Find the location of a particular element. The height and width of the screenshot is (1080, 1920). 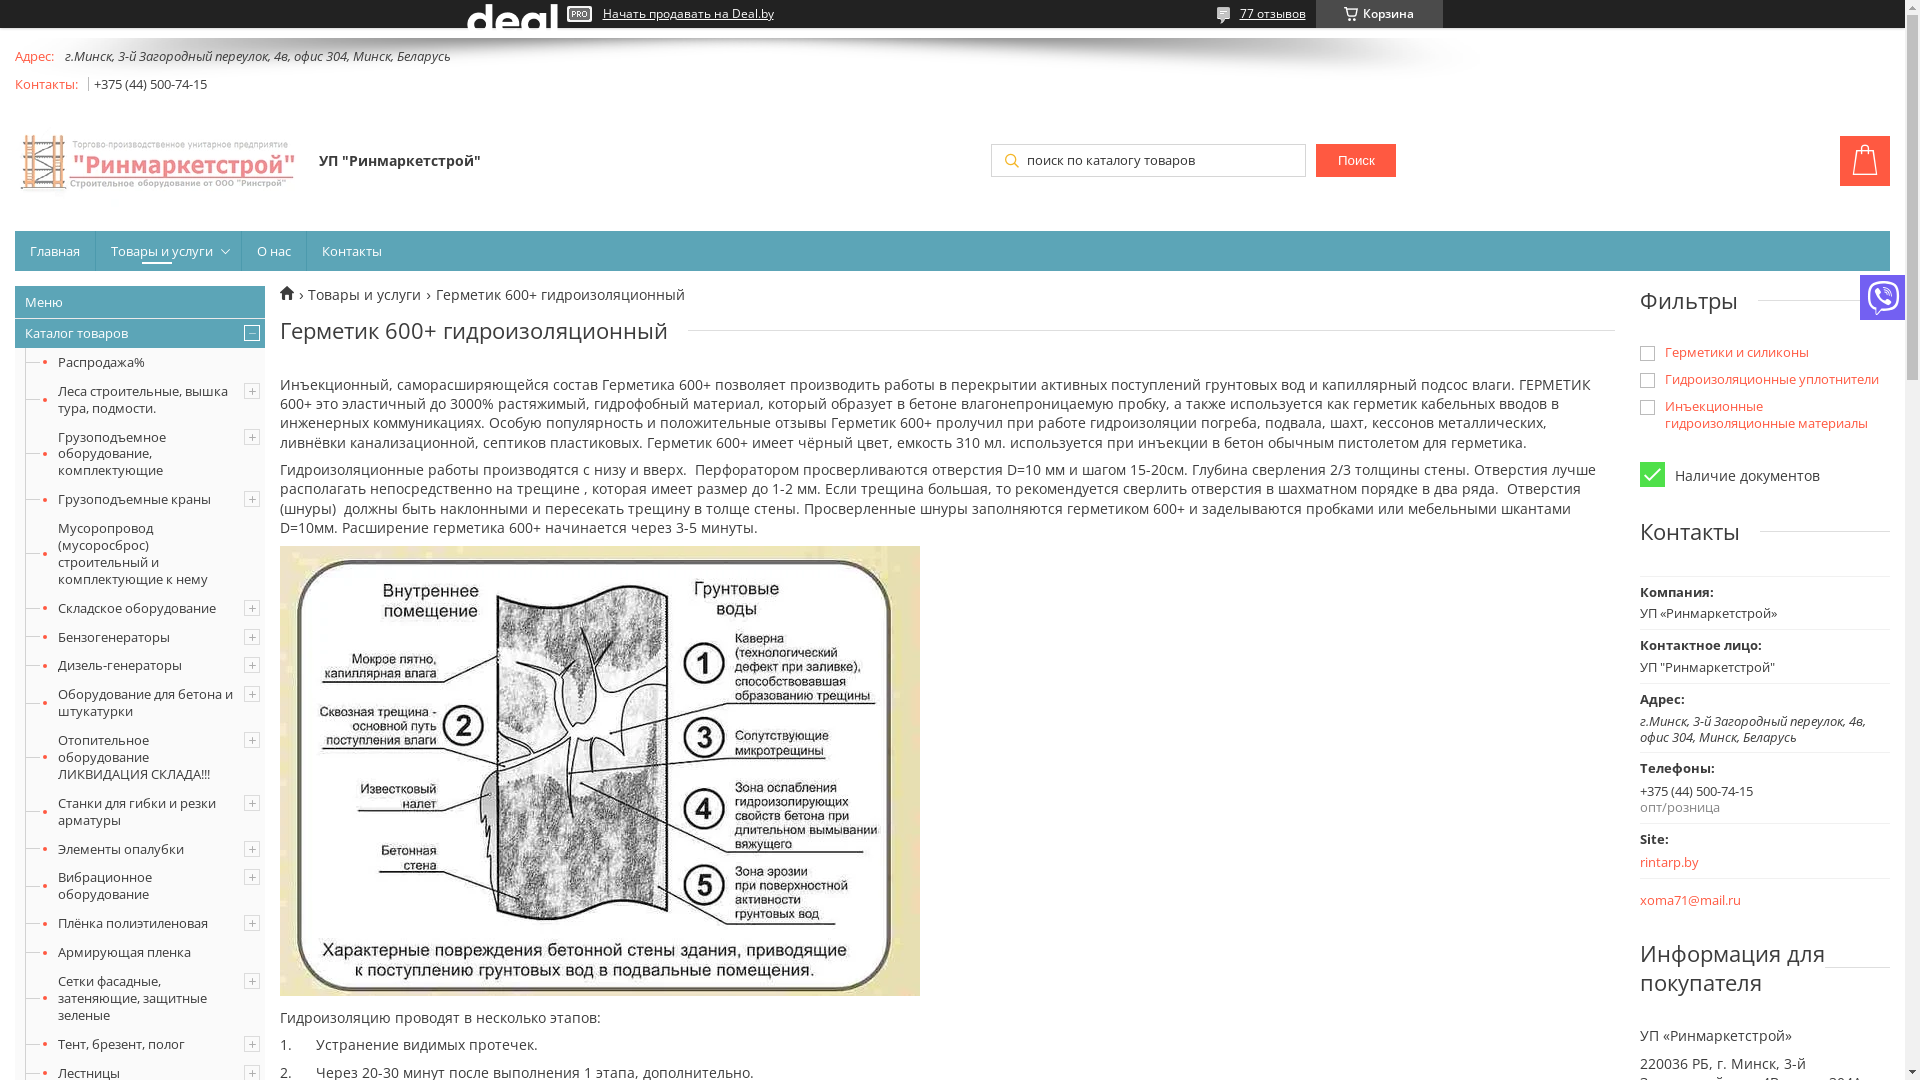

'xoma71@mail.ru' is located at coordinates (1689, 900).